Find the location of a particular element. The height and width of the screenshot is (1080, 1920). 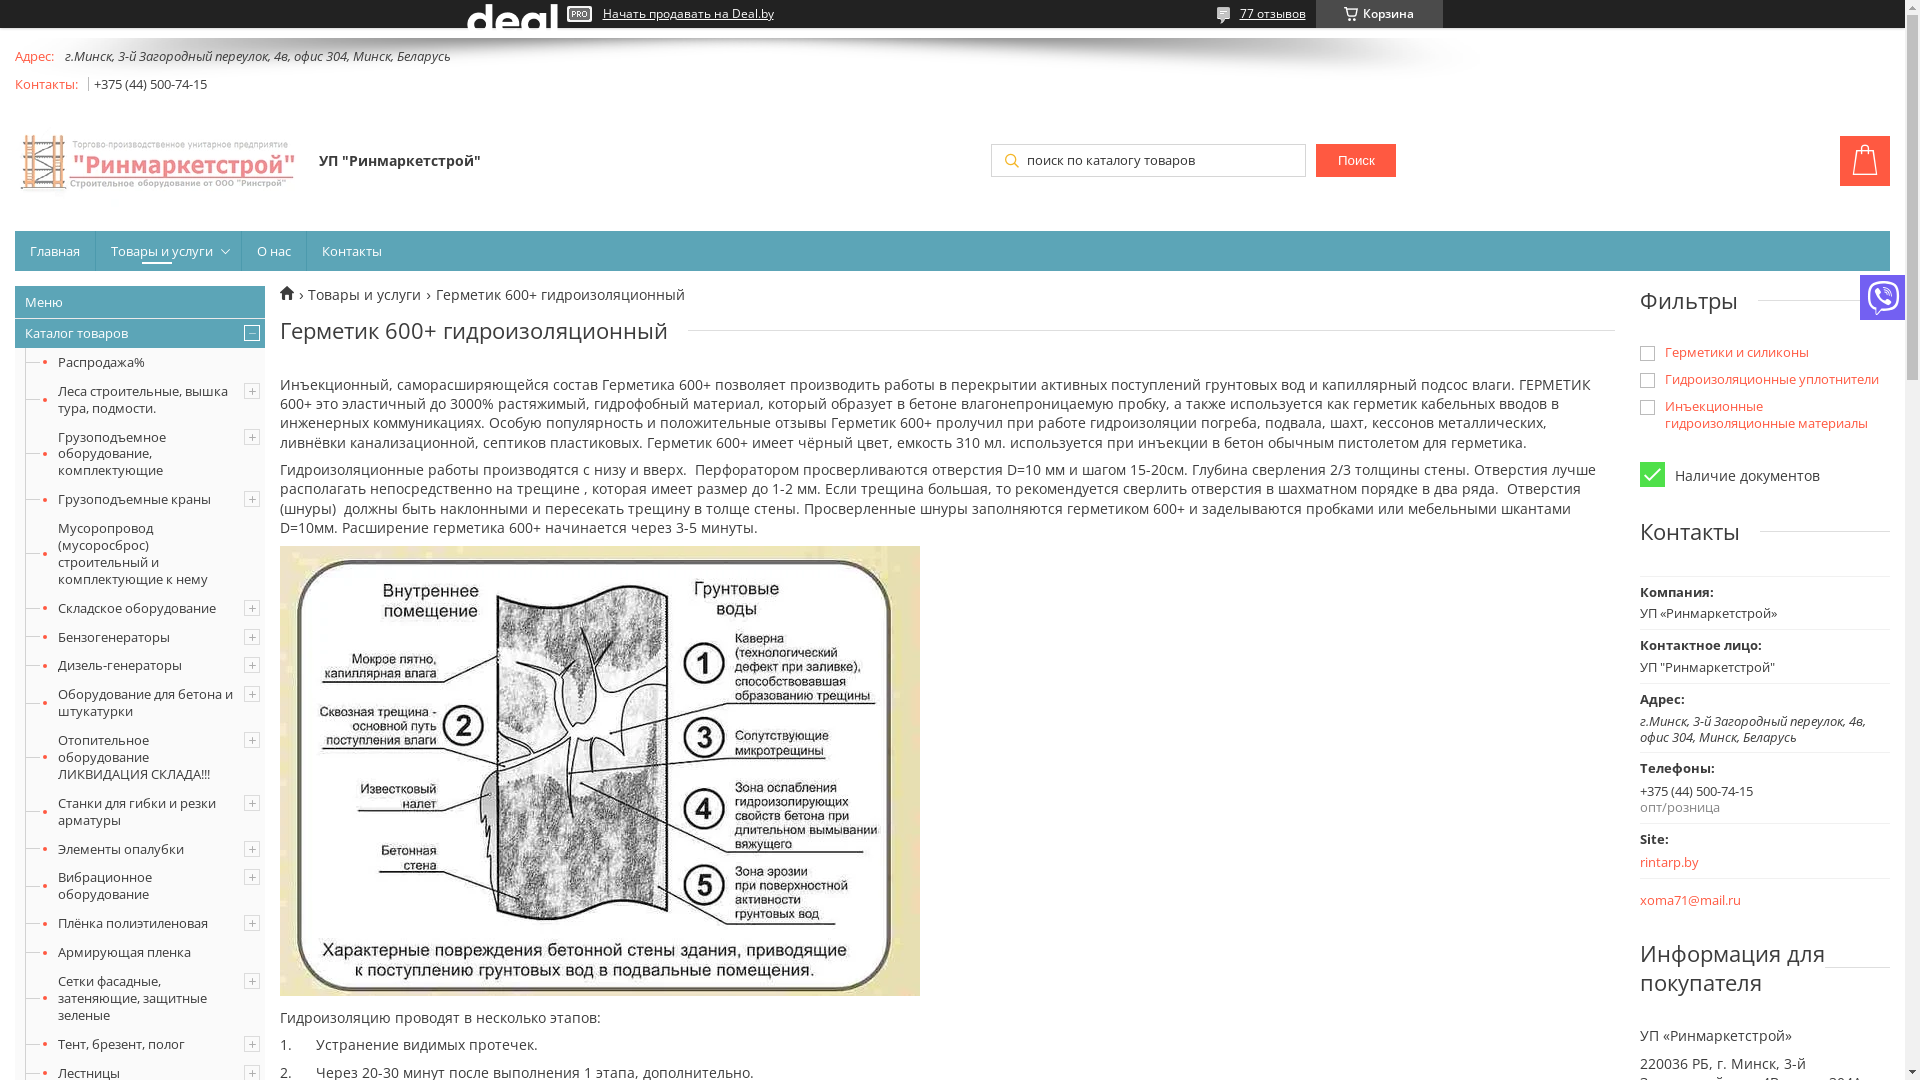

'xoma71@mail.ru' is located at coordinates (1689, 900).